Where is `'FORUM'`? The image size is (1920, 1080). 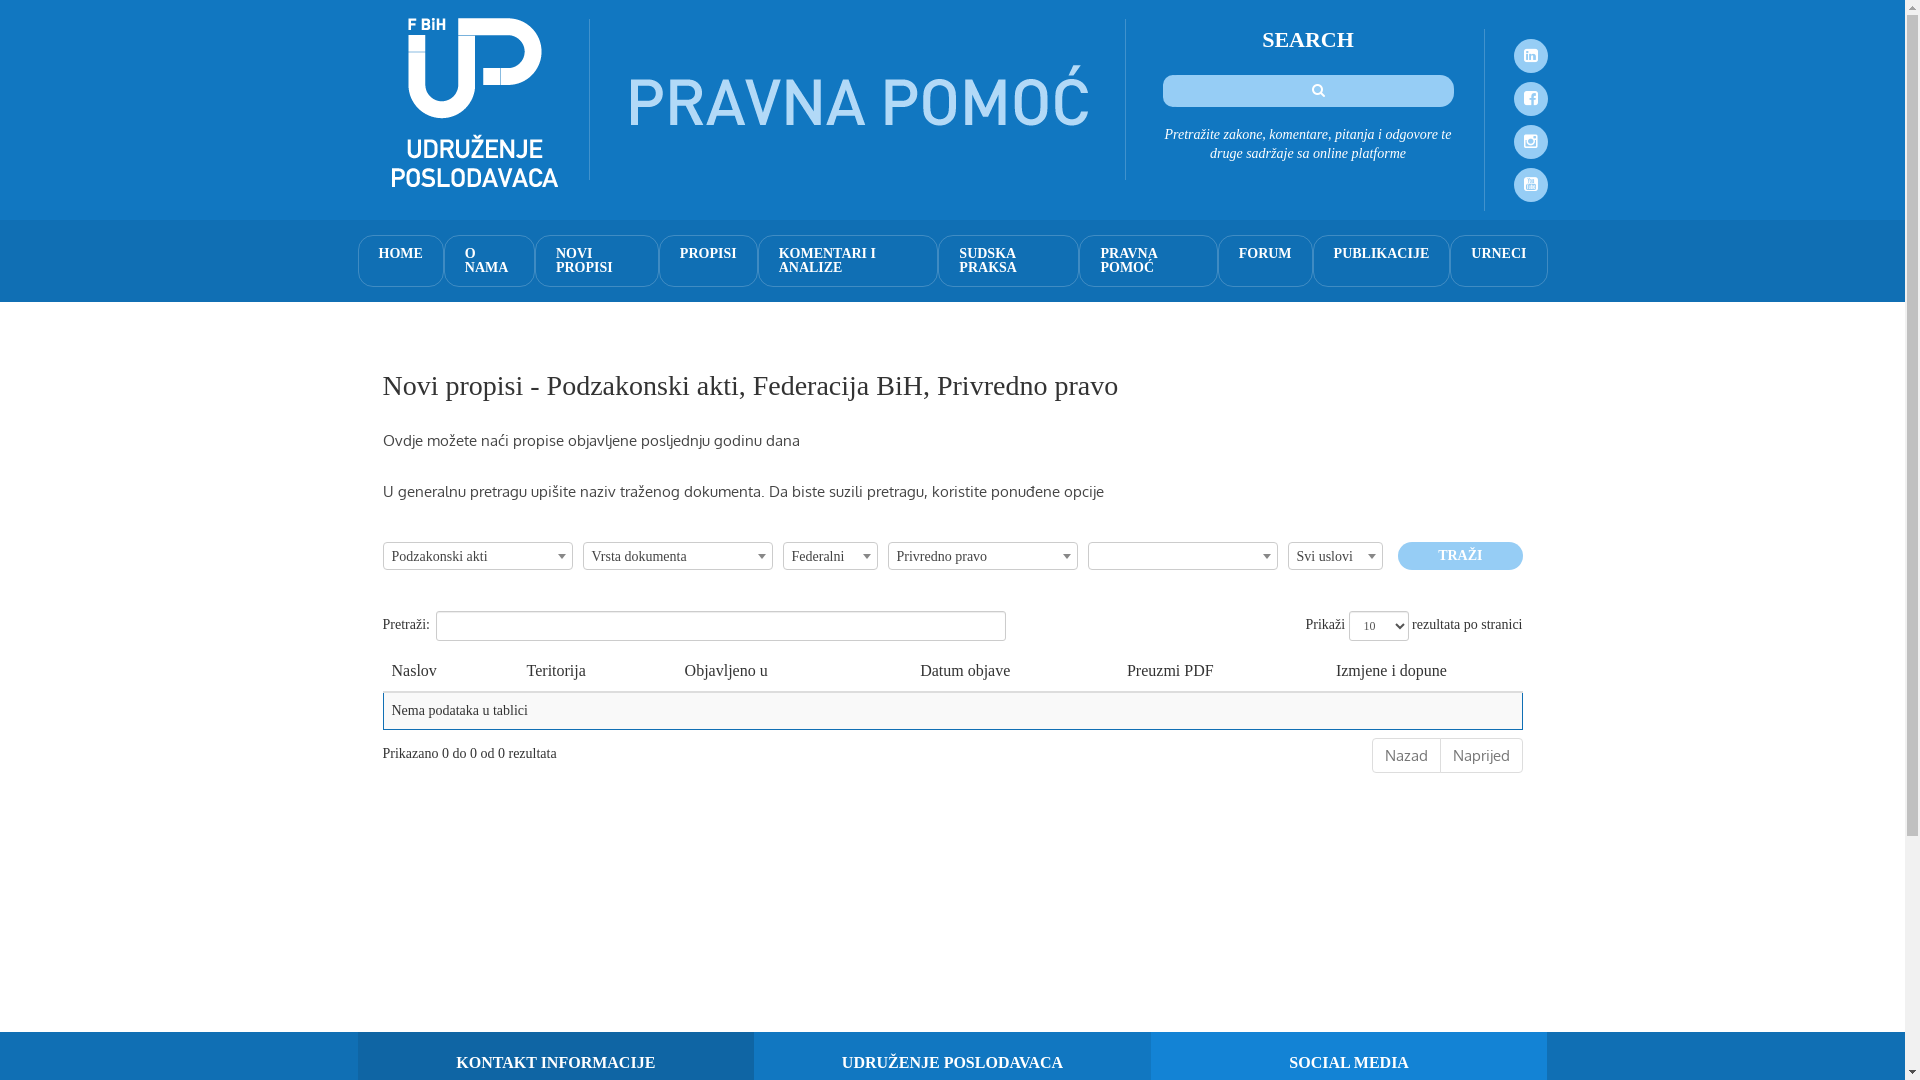 'FORUM' is located at coordinates (1264, 260).